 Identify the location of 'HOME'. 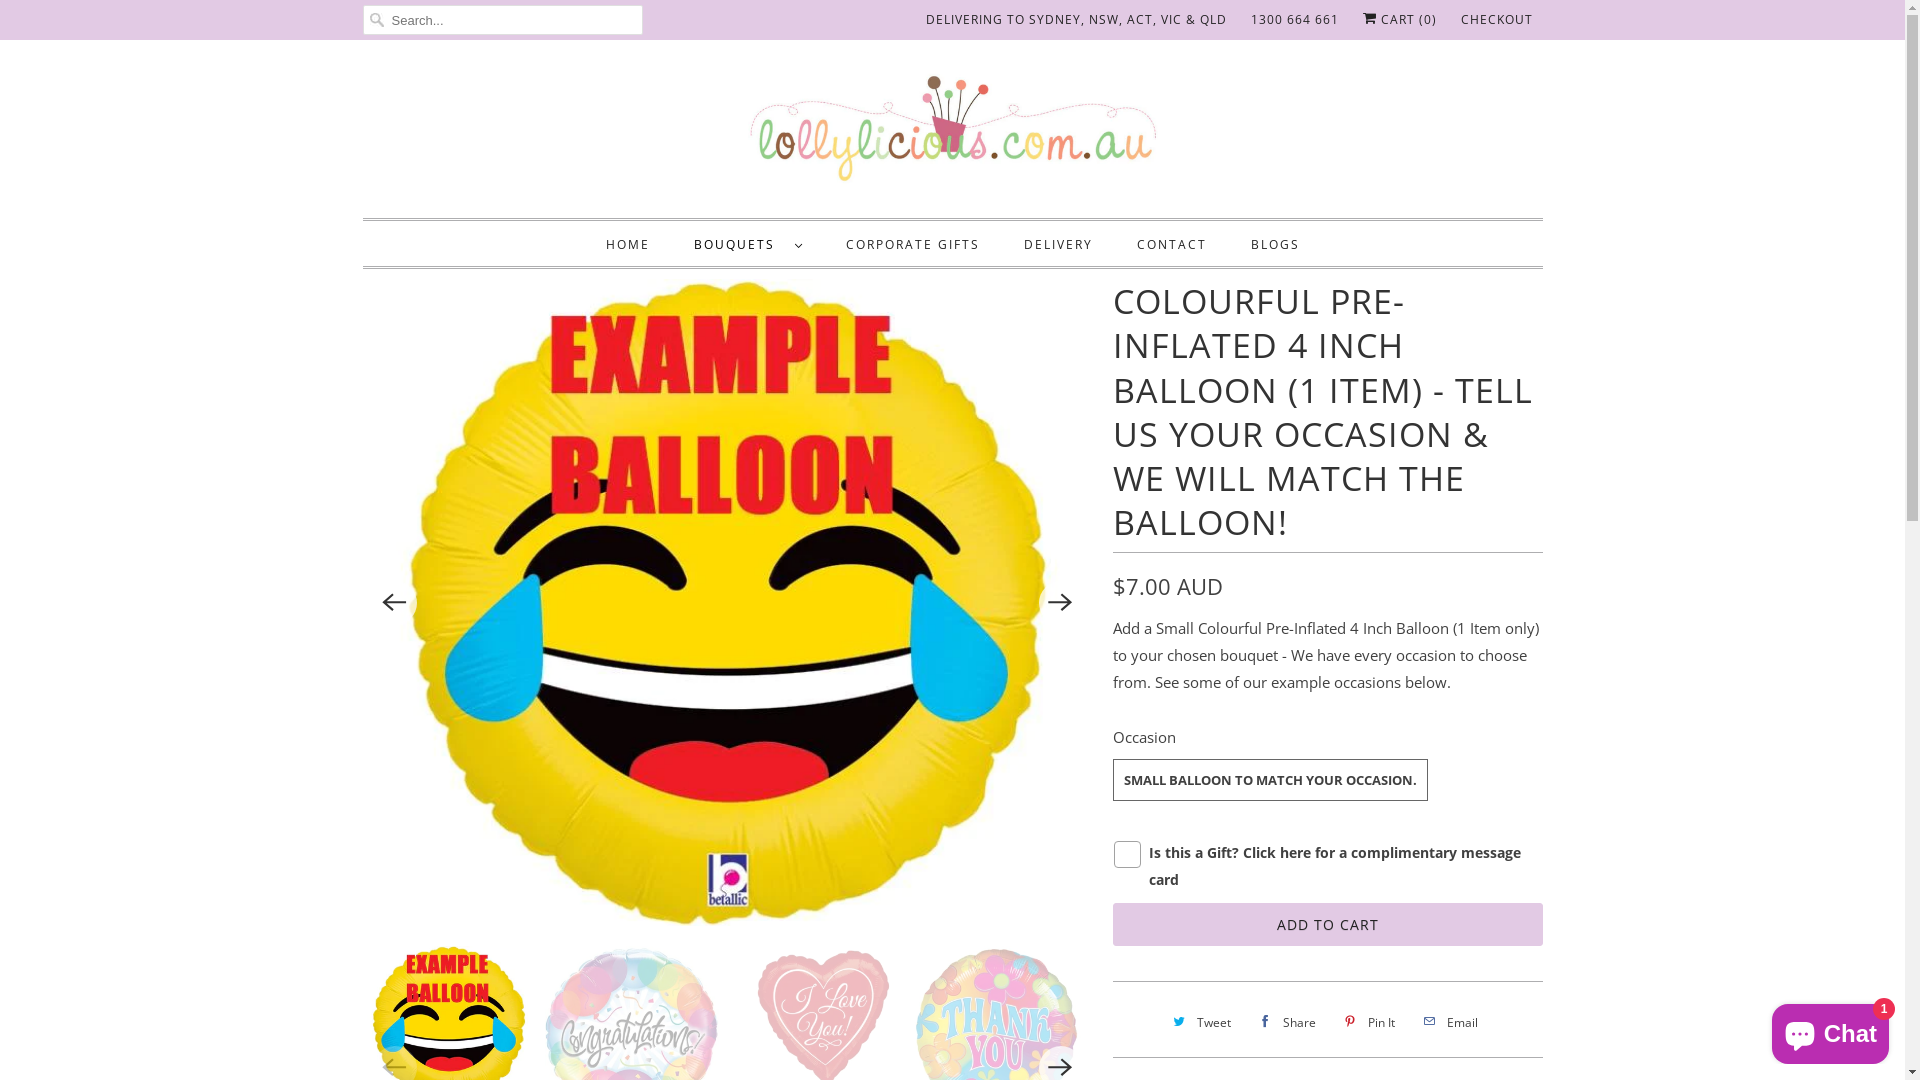
(604, 243).